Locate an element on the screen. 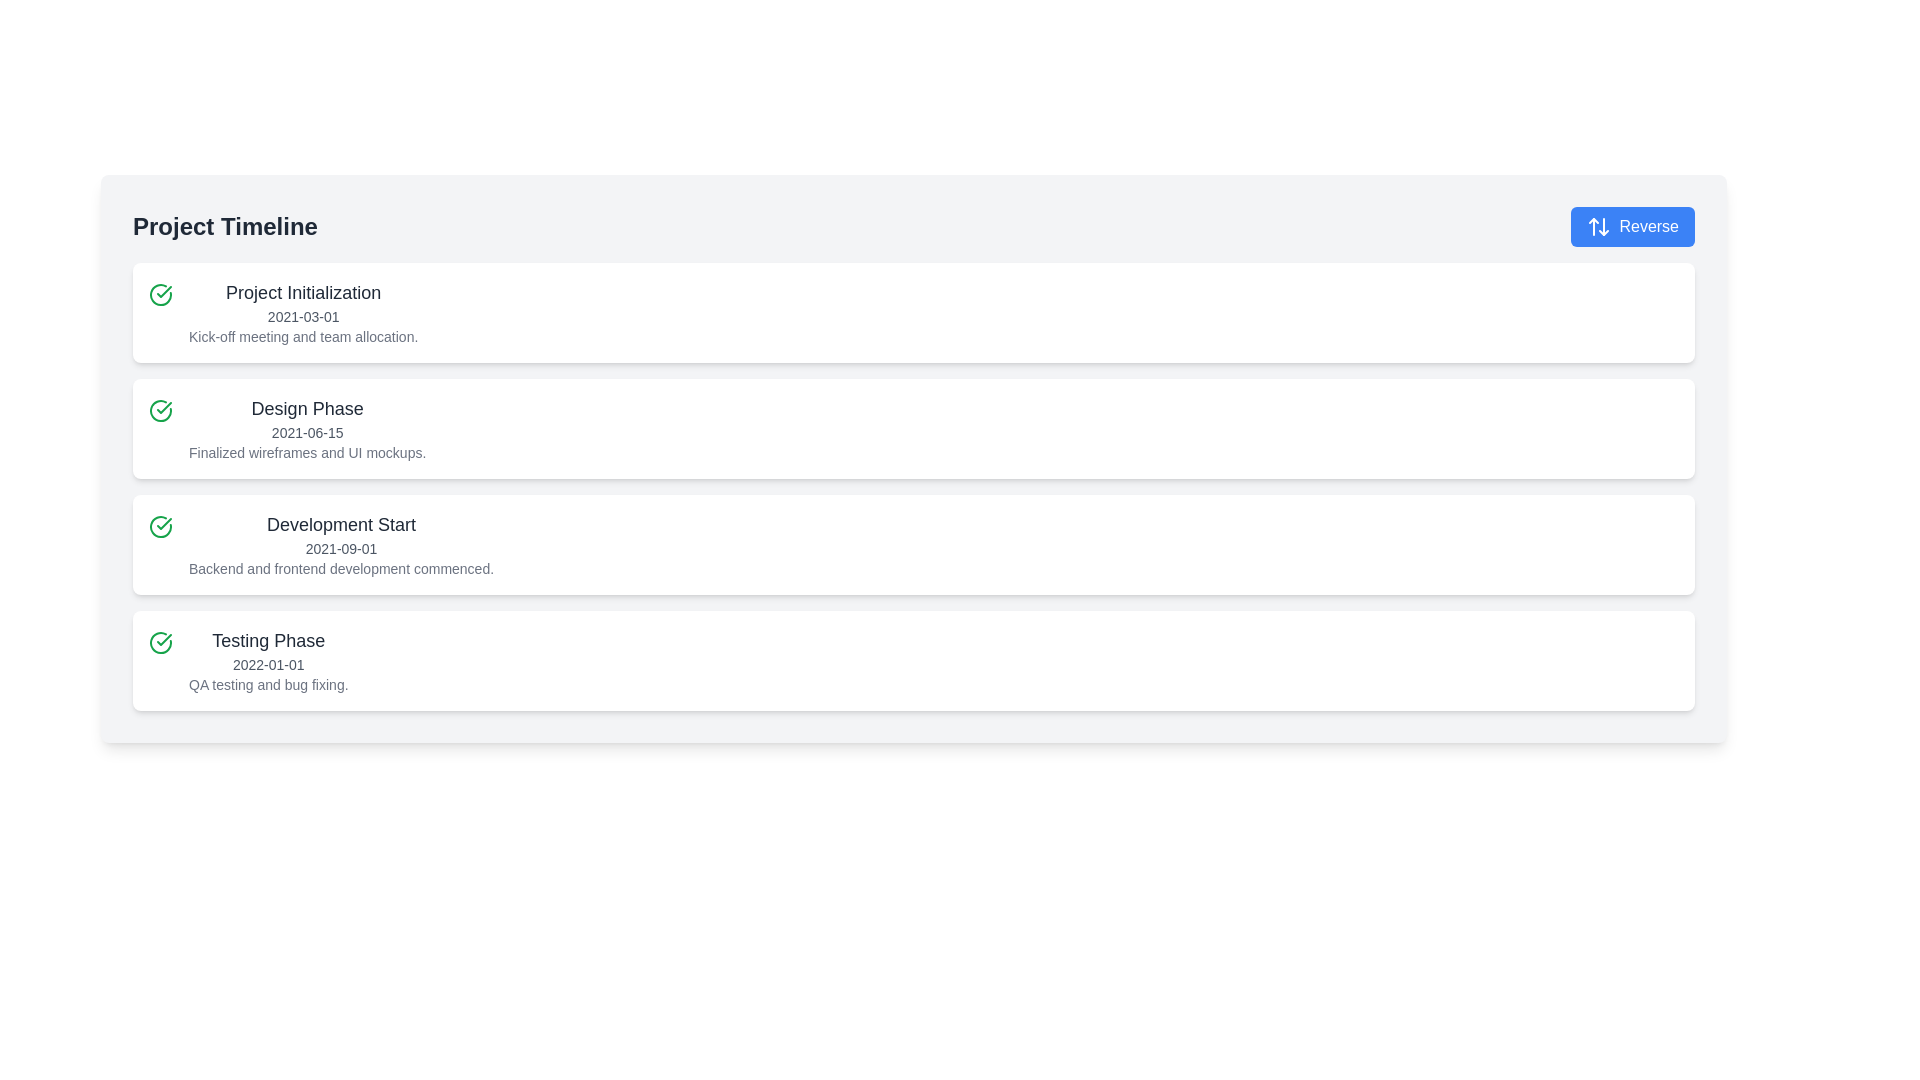 This screenshot has width=1920, height=1080. the green check-mark icon within the circular frame in the third list item of the project timeline is located at coordinates (164, 640).